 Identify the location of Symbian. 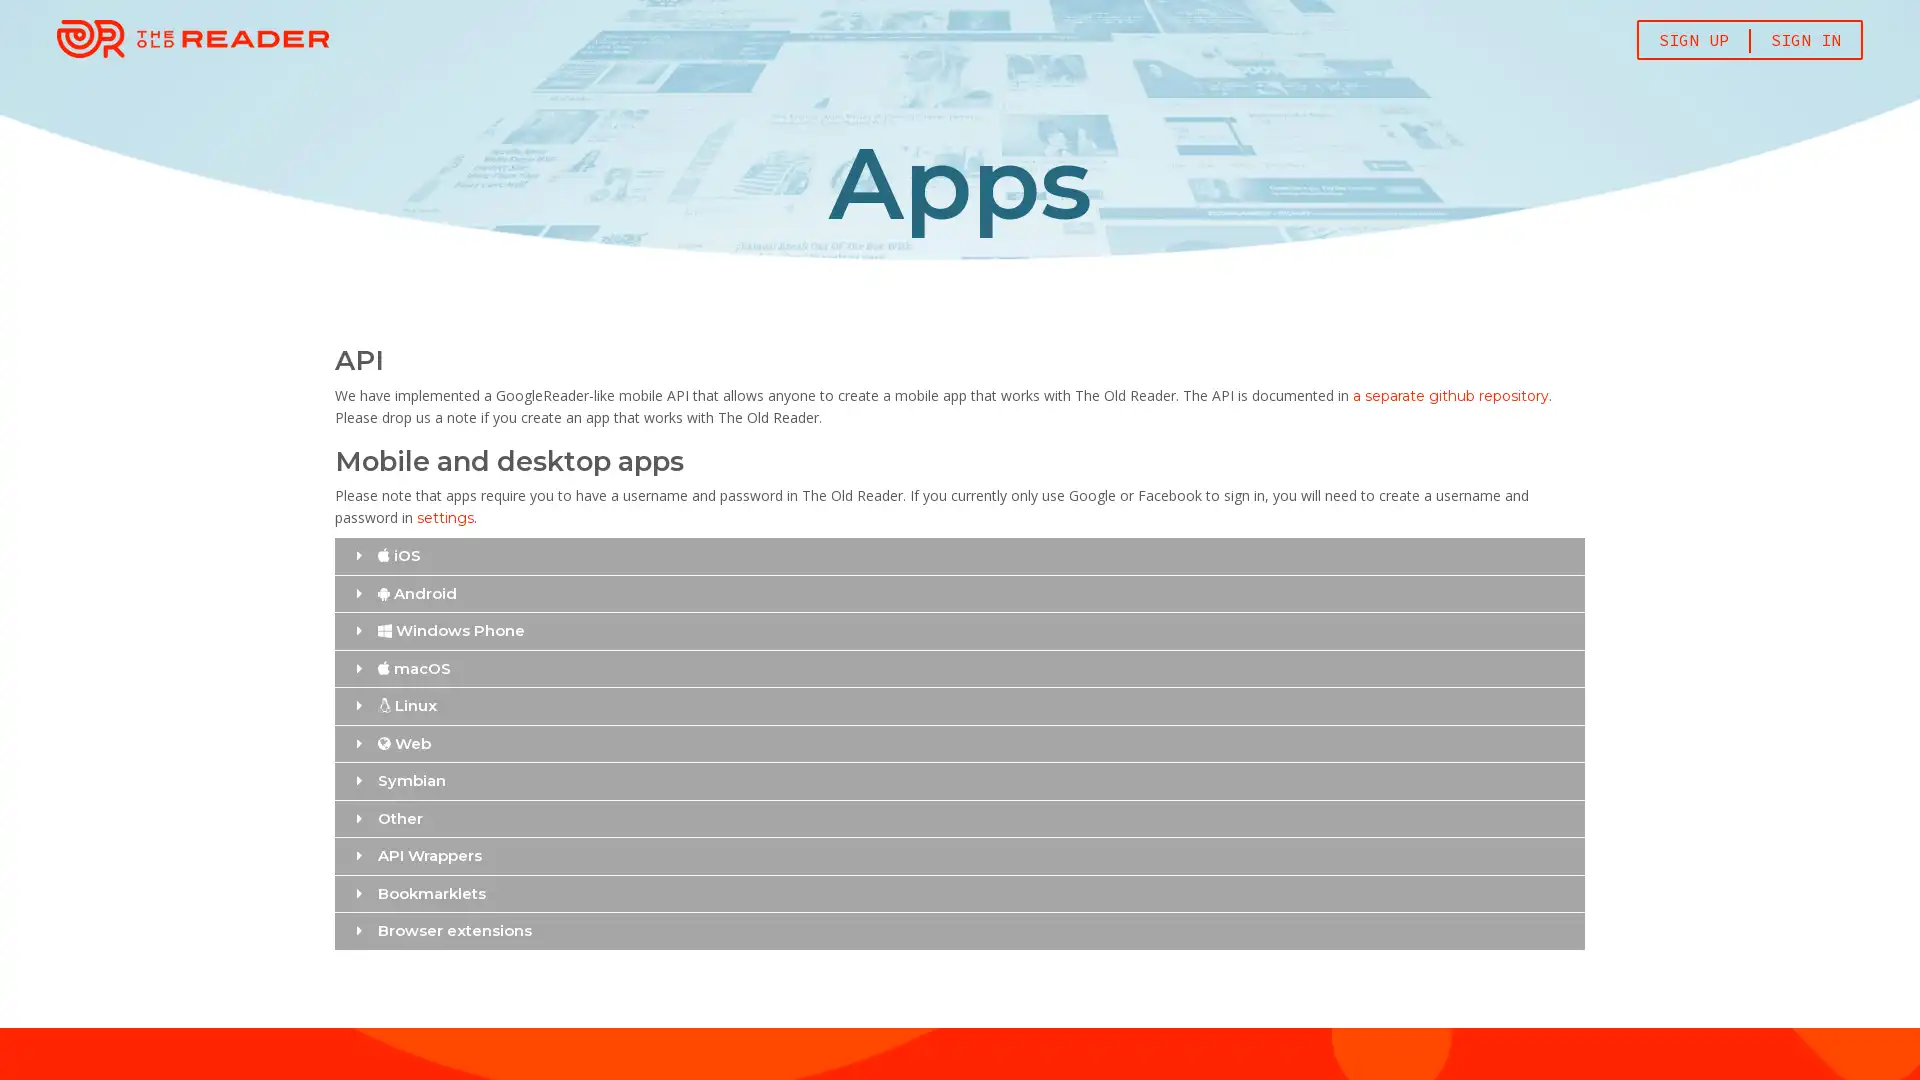
(958, 779).